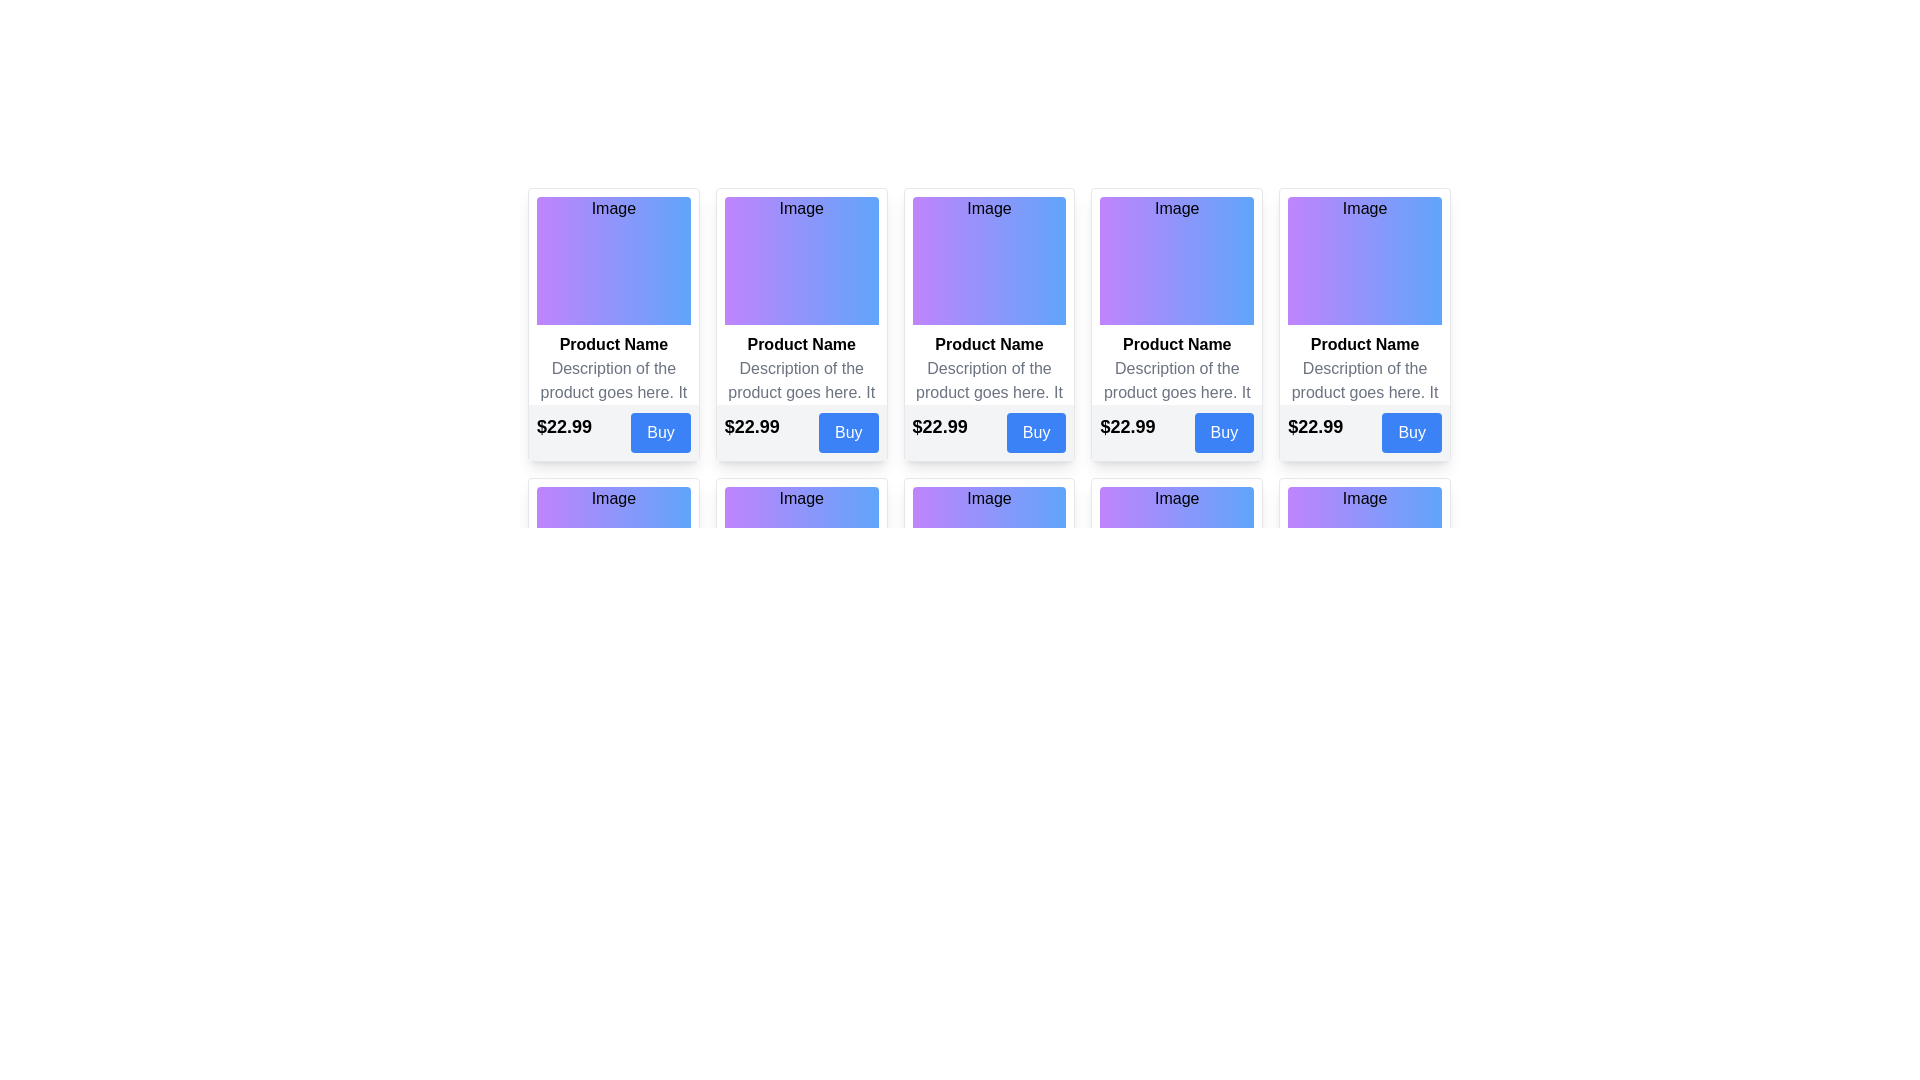 The image size is (1920, 1080). What do you see at coordinates (612, 323) in the screenshot?
I see `the first product card in the grid layout` at bounding box center [612, 323].